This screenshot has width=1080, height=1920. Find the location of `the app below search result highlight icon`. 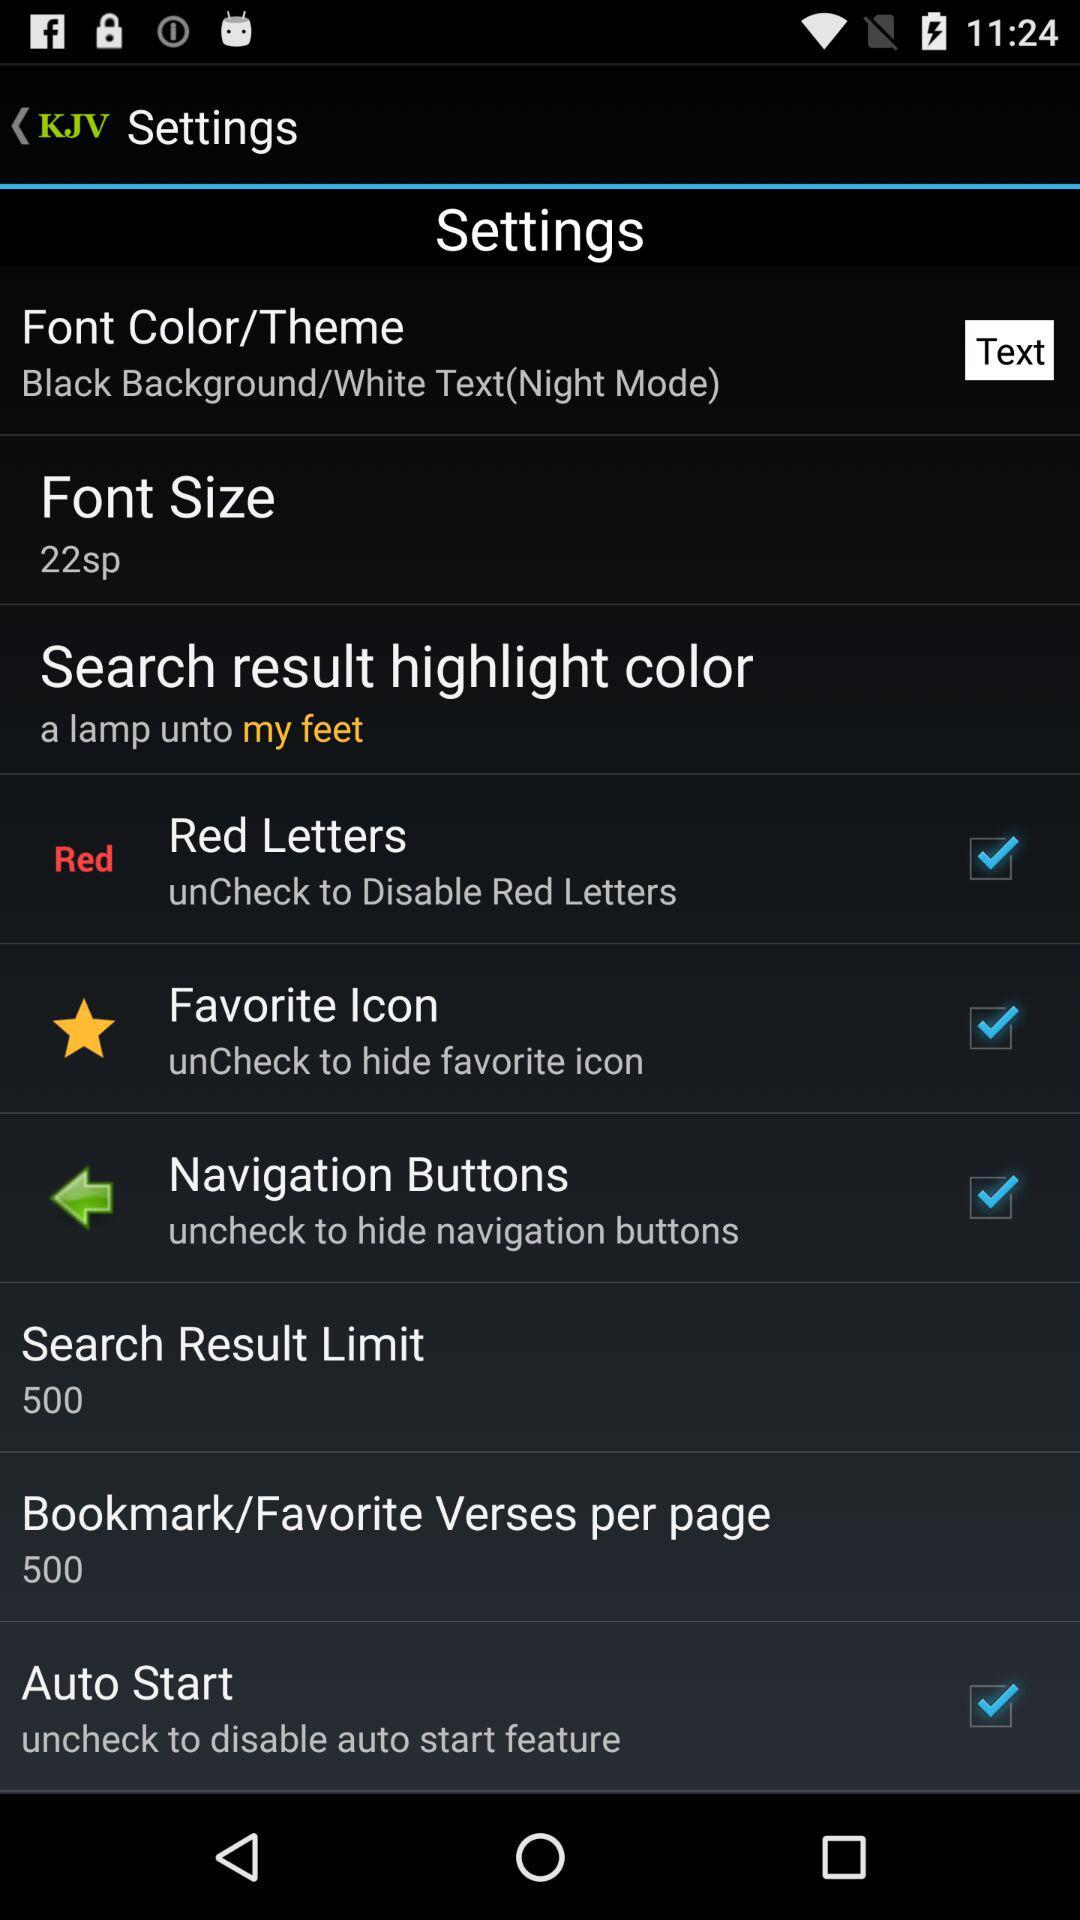

the app below search result highlight icon is located at coordinates (201, 726).